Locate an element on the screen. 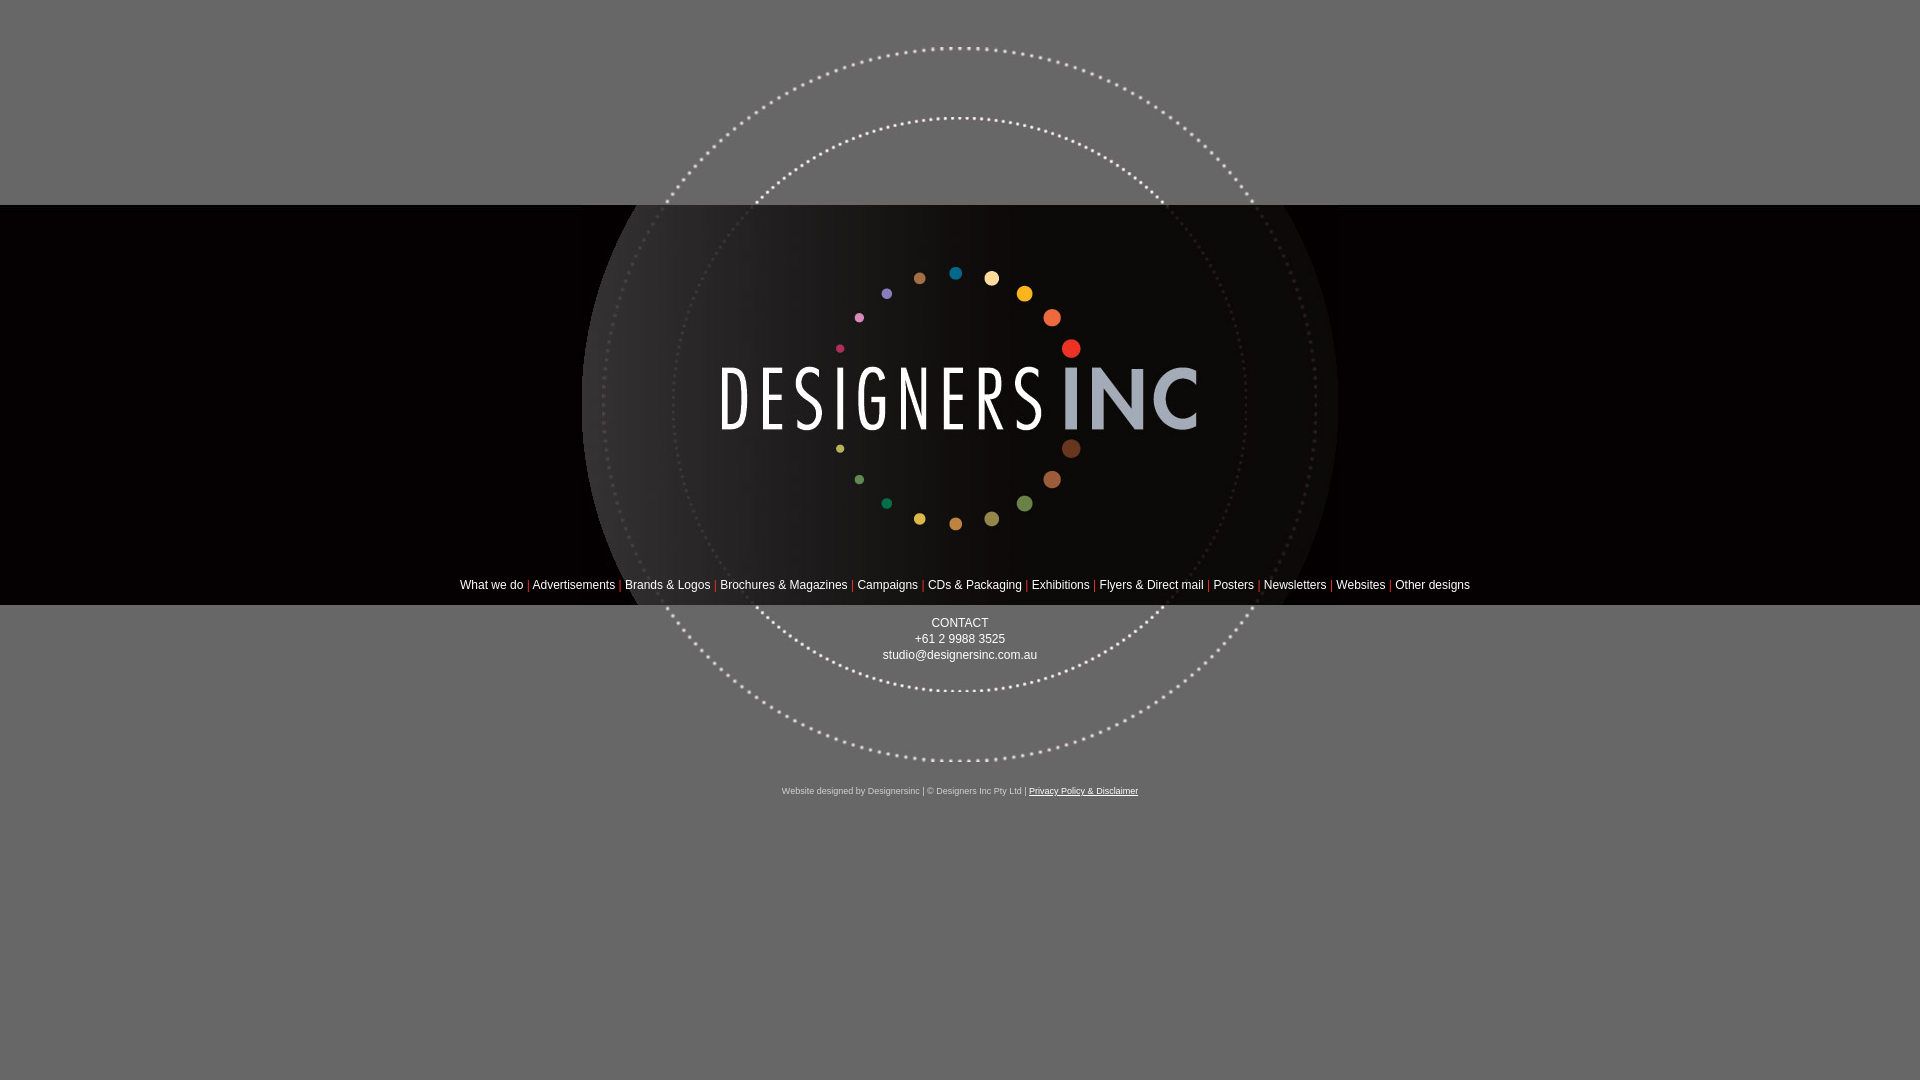 The image size is (1920, 1080). 'What we do' is located at coordinates (491, 585).